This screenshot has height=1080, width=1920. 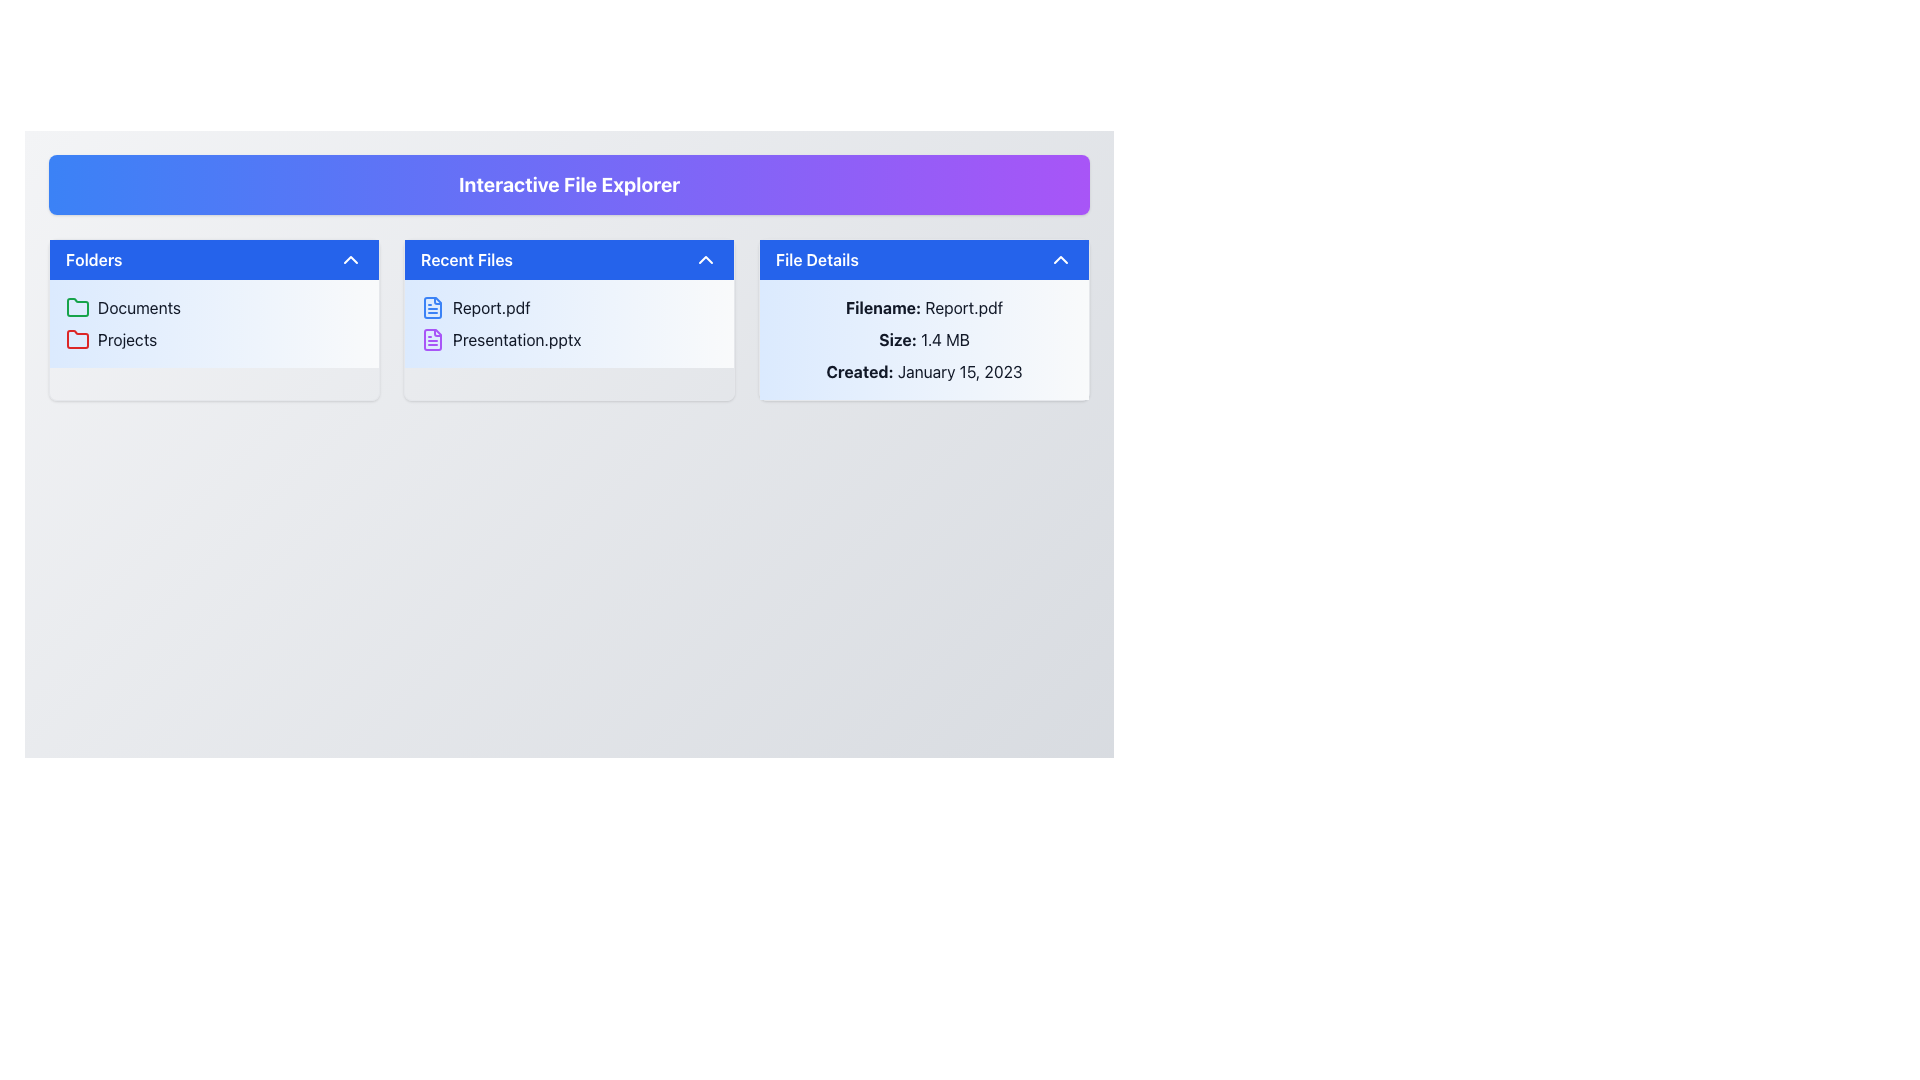 I want to click on the 'File Details' text label which is displayed in white on a blue background bar at the top of the rightmost panel, so click(x=817, y=258).